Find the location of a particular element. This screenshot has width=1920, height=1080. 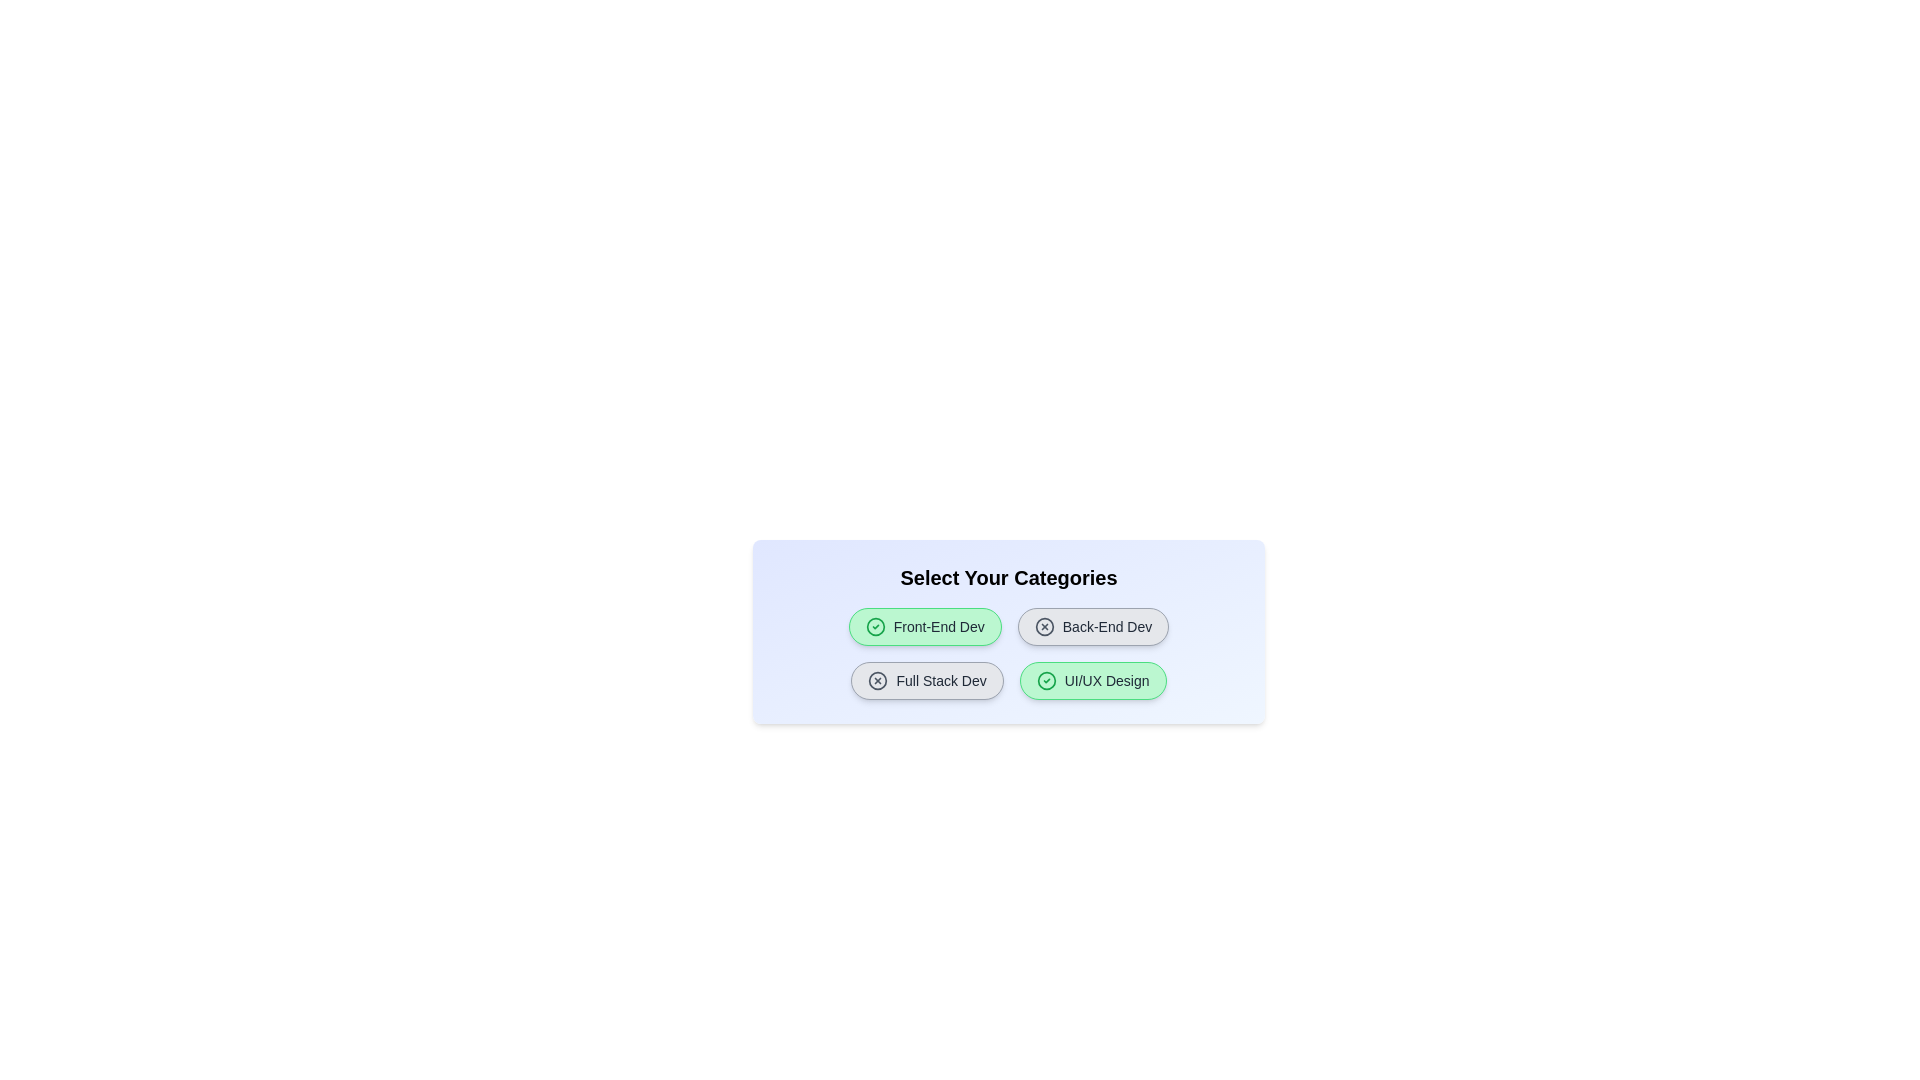

the category chip labeled 'Full Stack Dev' by clicking on it is located at coordinates (925, 680).